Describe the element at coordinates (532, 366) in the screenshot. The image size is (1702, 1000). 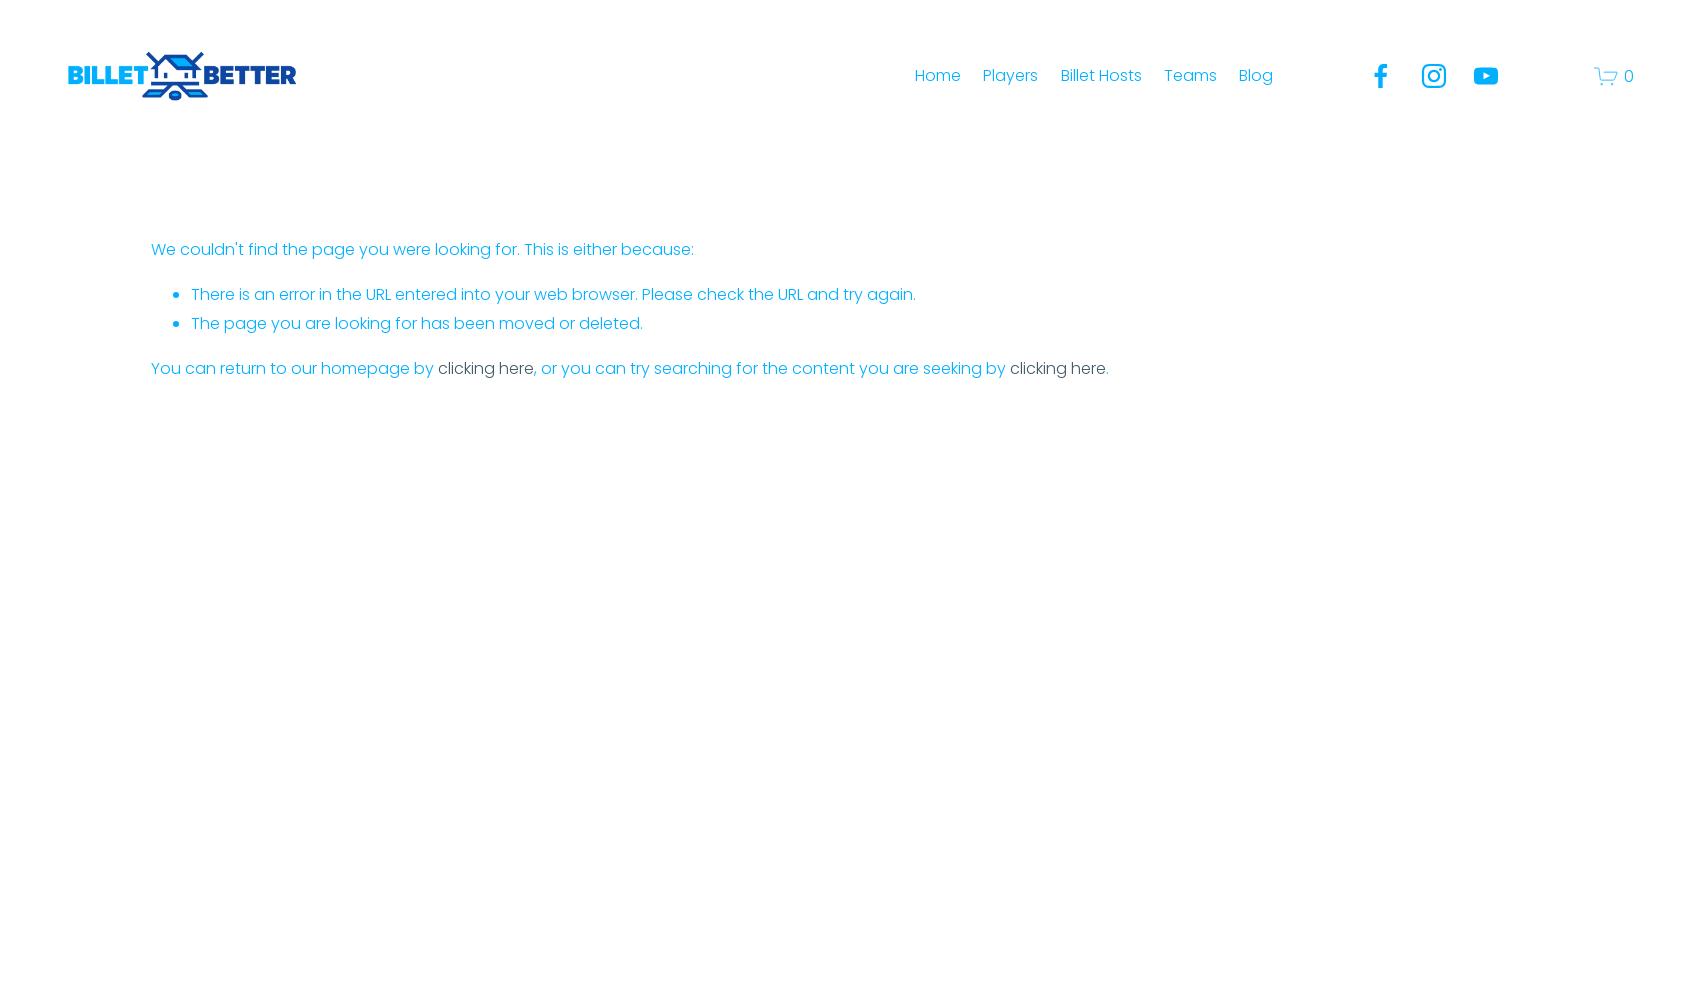
I see `', or you can try searching for the
  content you are seeking by'` at that location.